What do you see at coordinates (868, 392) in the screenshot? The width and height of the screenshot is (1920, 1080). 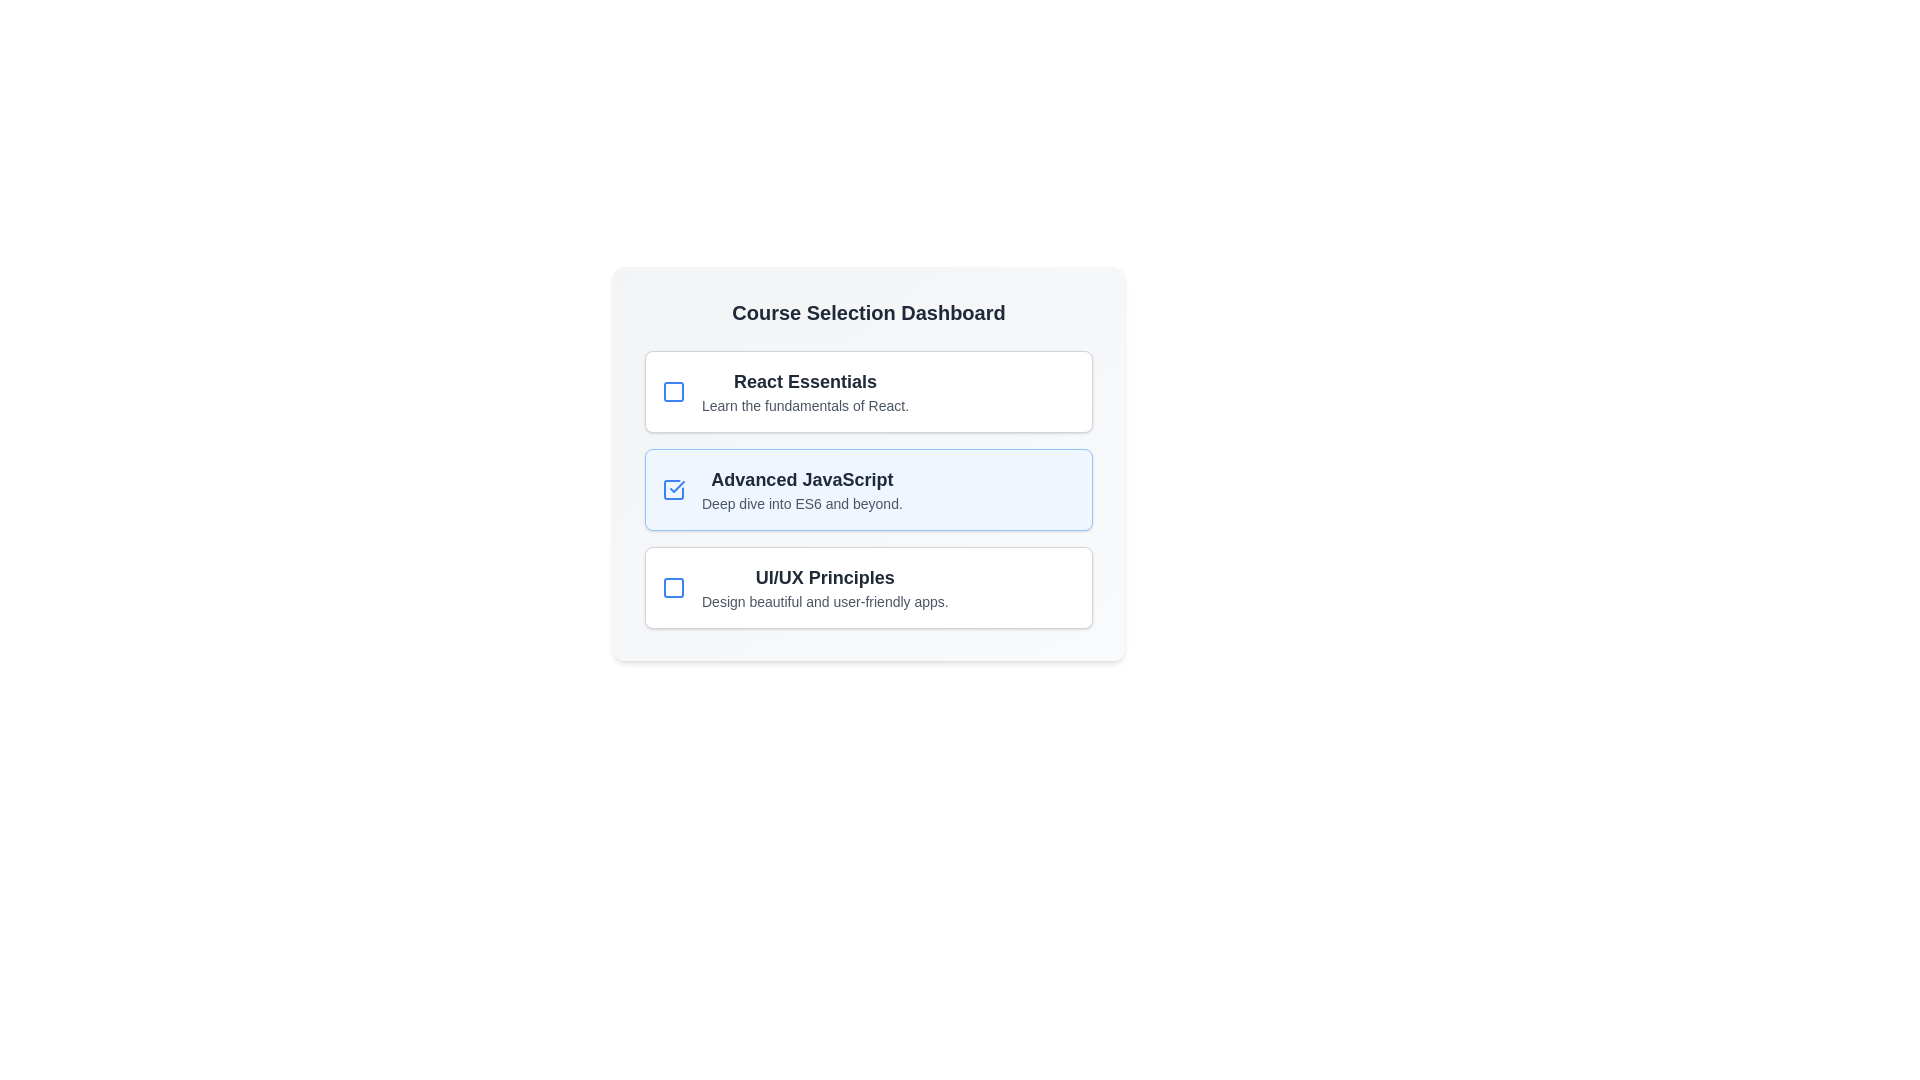 I see `the 'React Essentials' course selection card, which is the first card in the vertical stack of course cards on the 'Course Selection Dashboard'` at bounding box center [868, 392].